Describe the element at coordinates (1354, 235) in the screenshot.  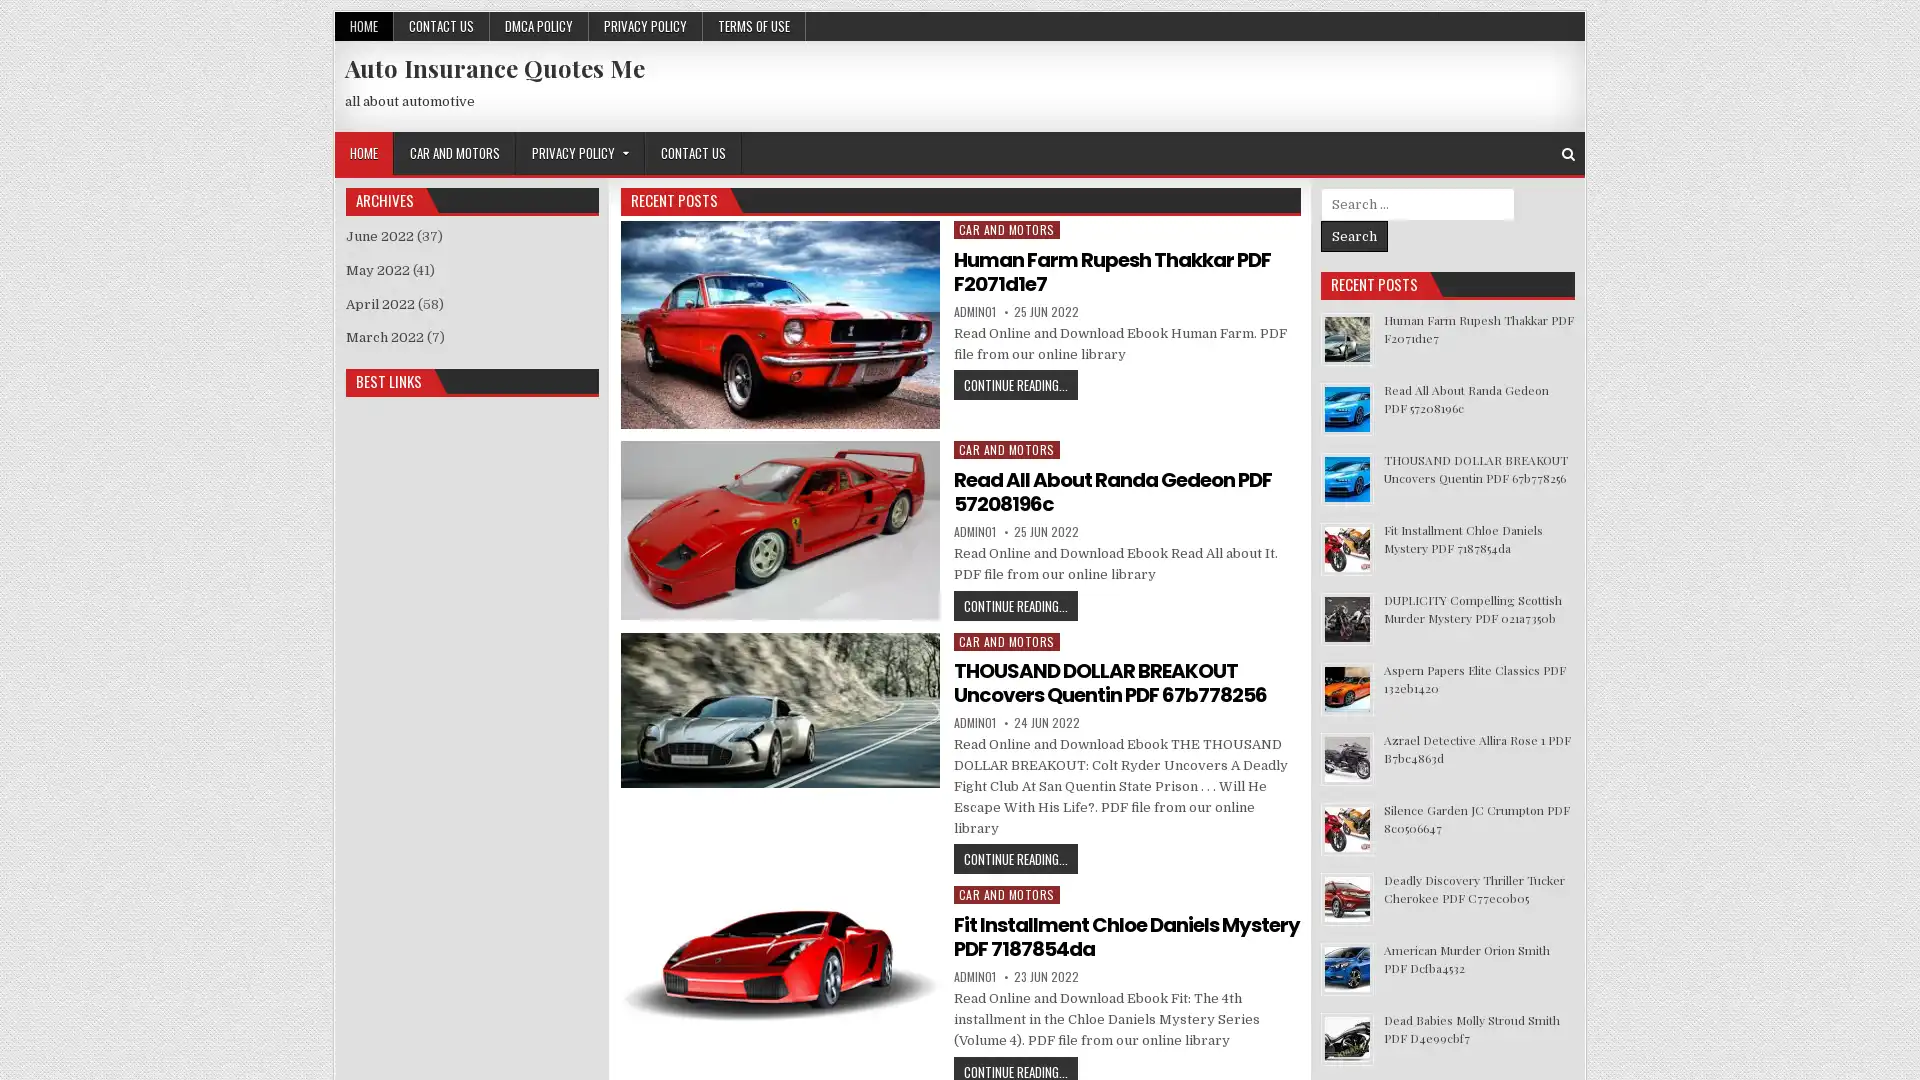
I see `Search` at that location.